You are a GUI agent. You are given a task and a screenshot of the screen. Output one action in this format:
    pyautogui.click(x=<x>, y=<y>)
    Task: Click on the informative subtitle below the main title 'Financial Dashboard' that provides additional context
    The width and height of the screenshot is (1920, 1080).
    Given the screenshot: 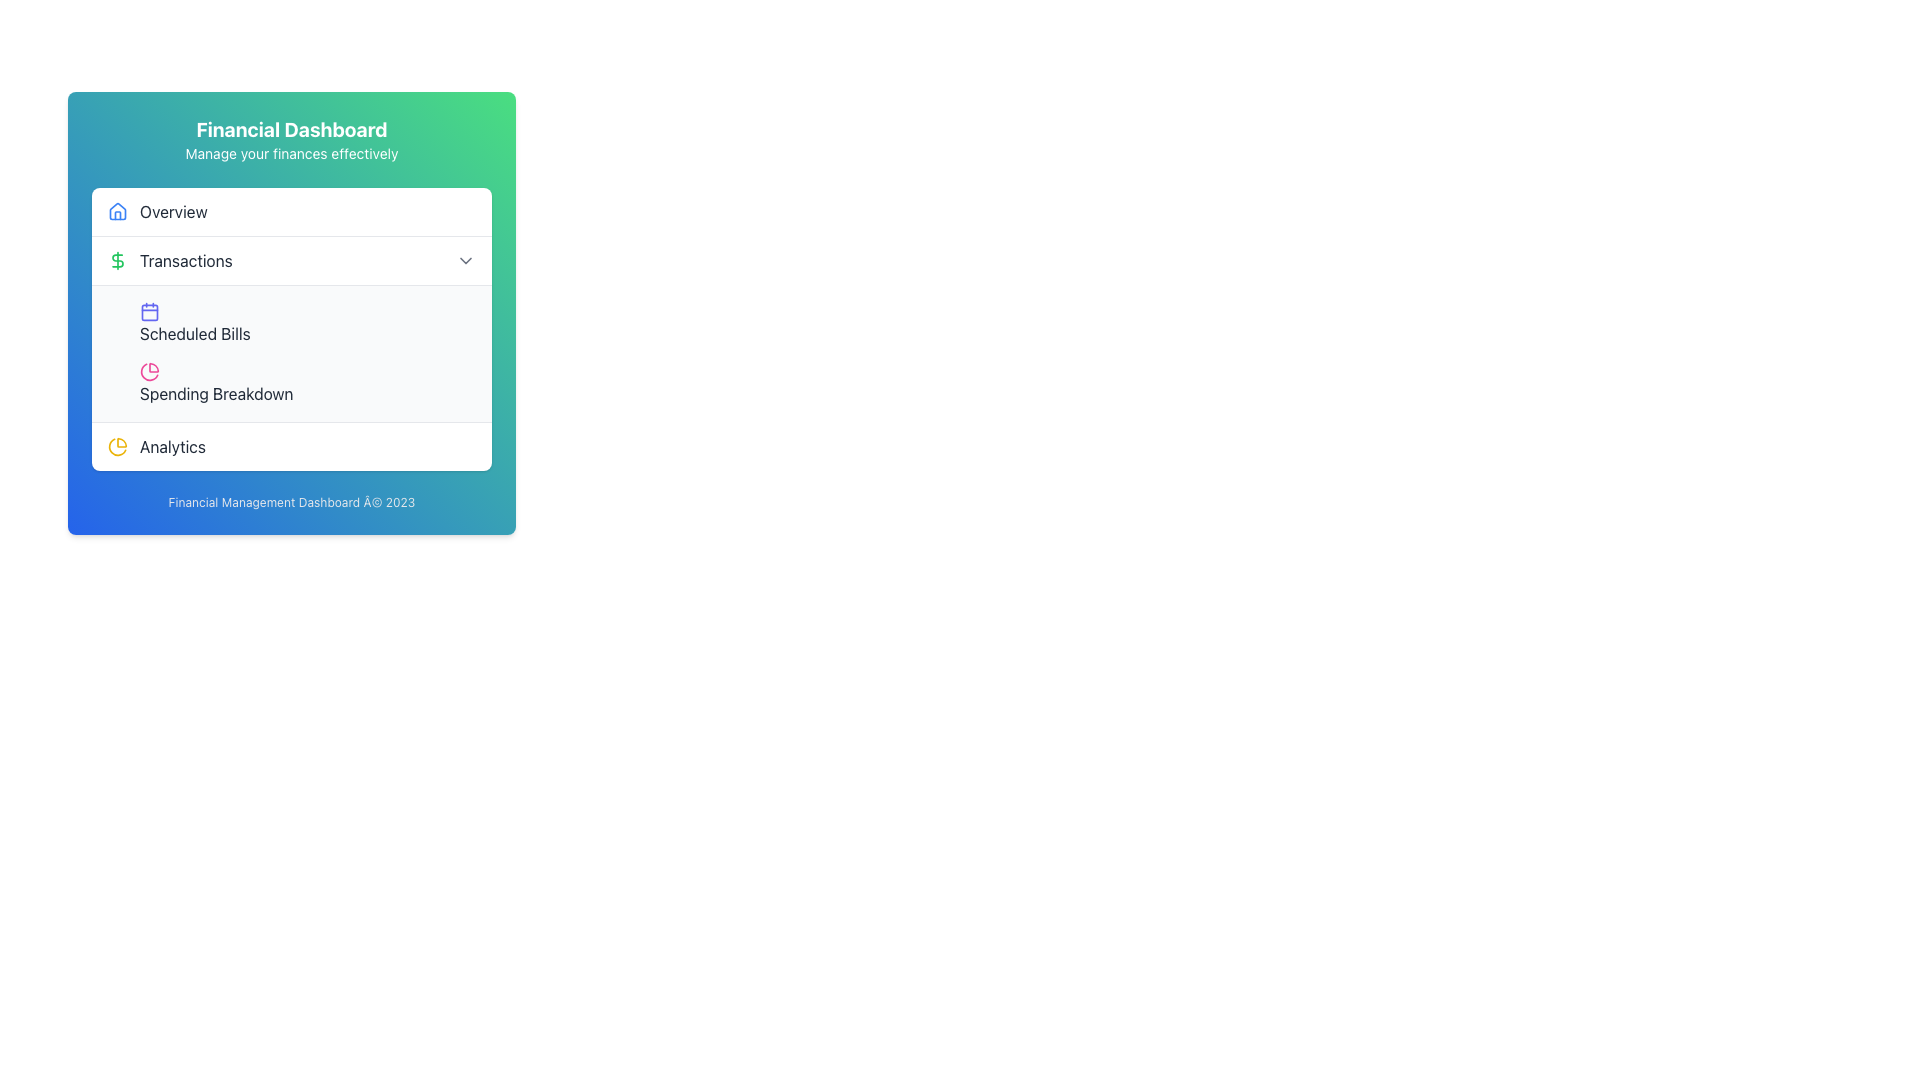 What is the action you would take?
    pyautogui.click(x=291, y=153)
    